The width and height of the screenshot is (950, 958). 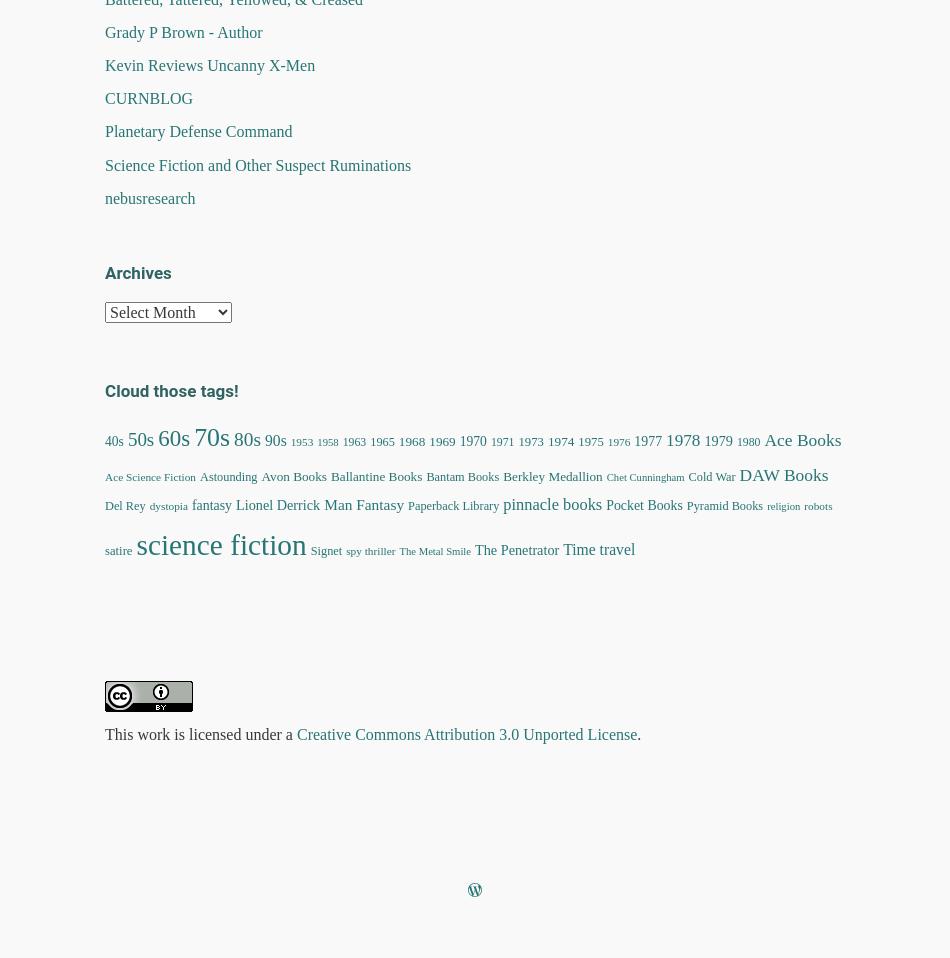 I want to click on '1958', so click(x=326, y=442).